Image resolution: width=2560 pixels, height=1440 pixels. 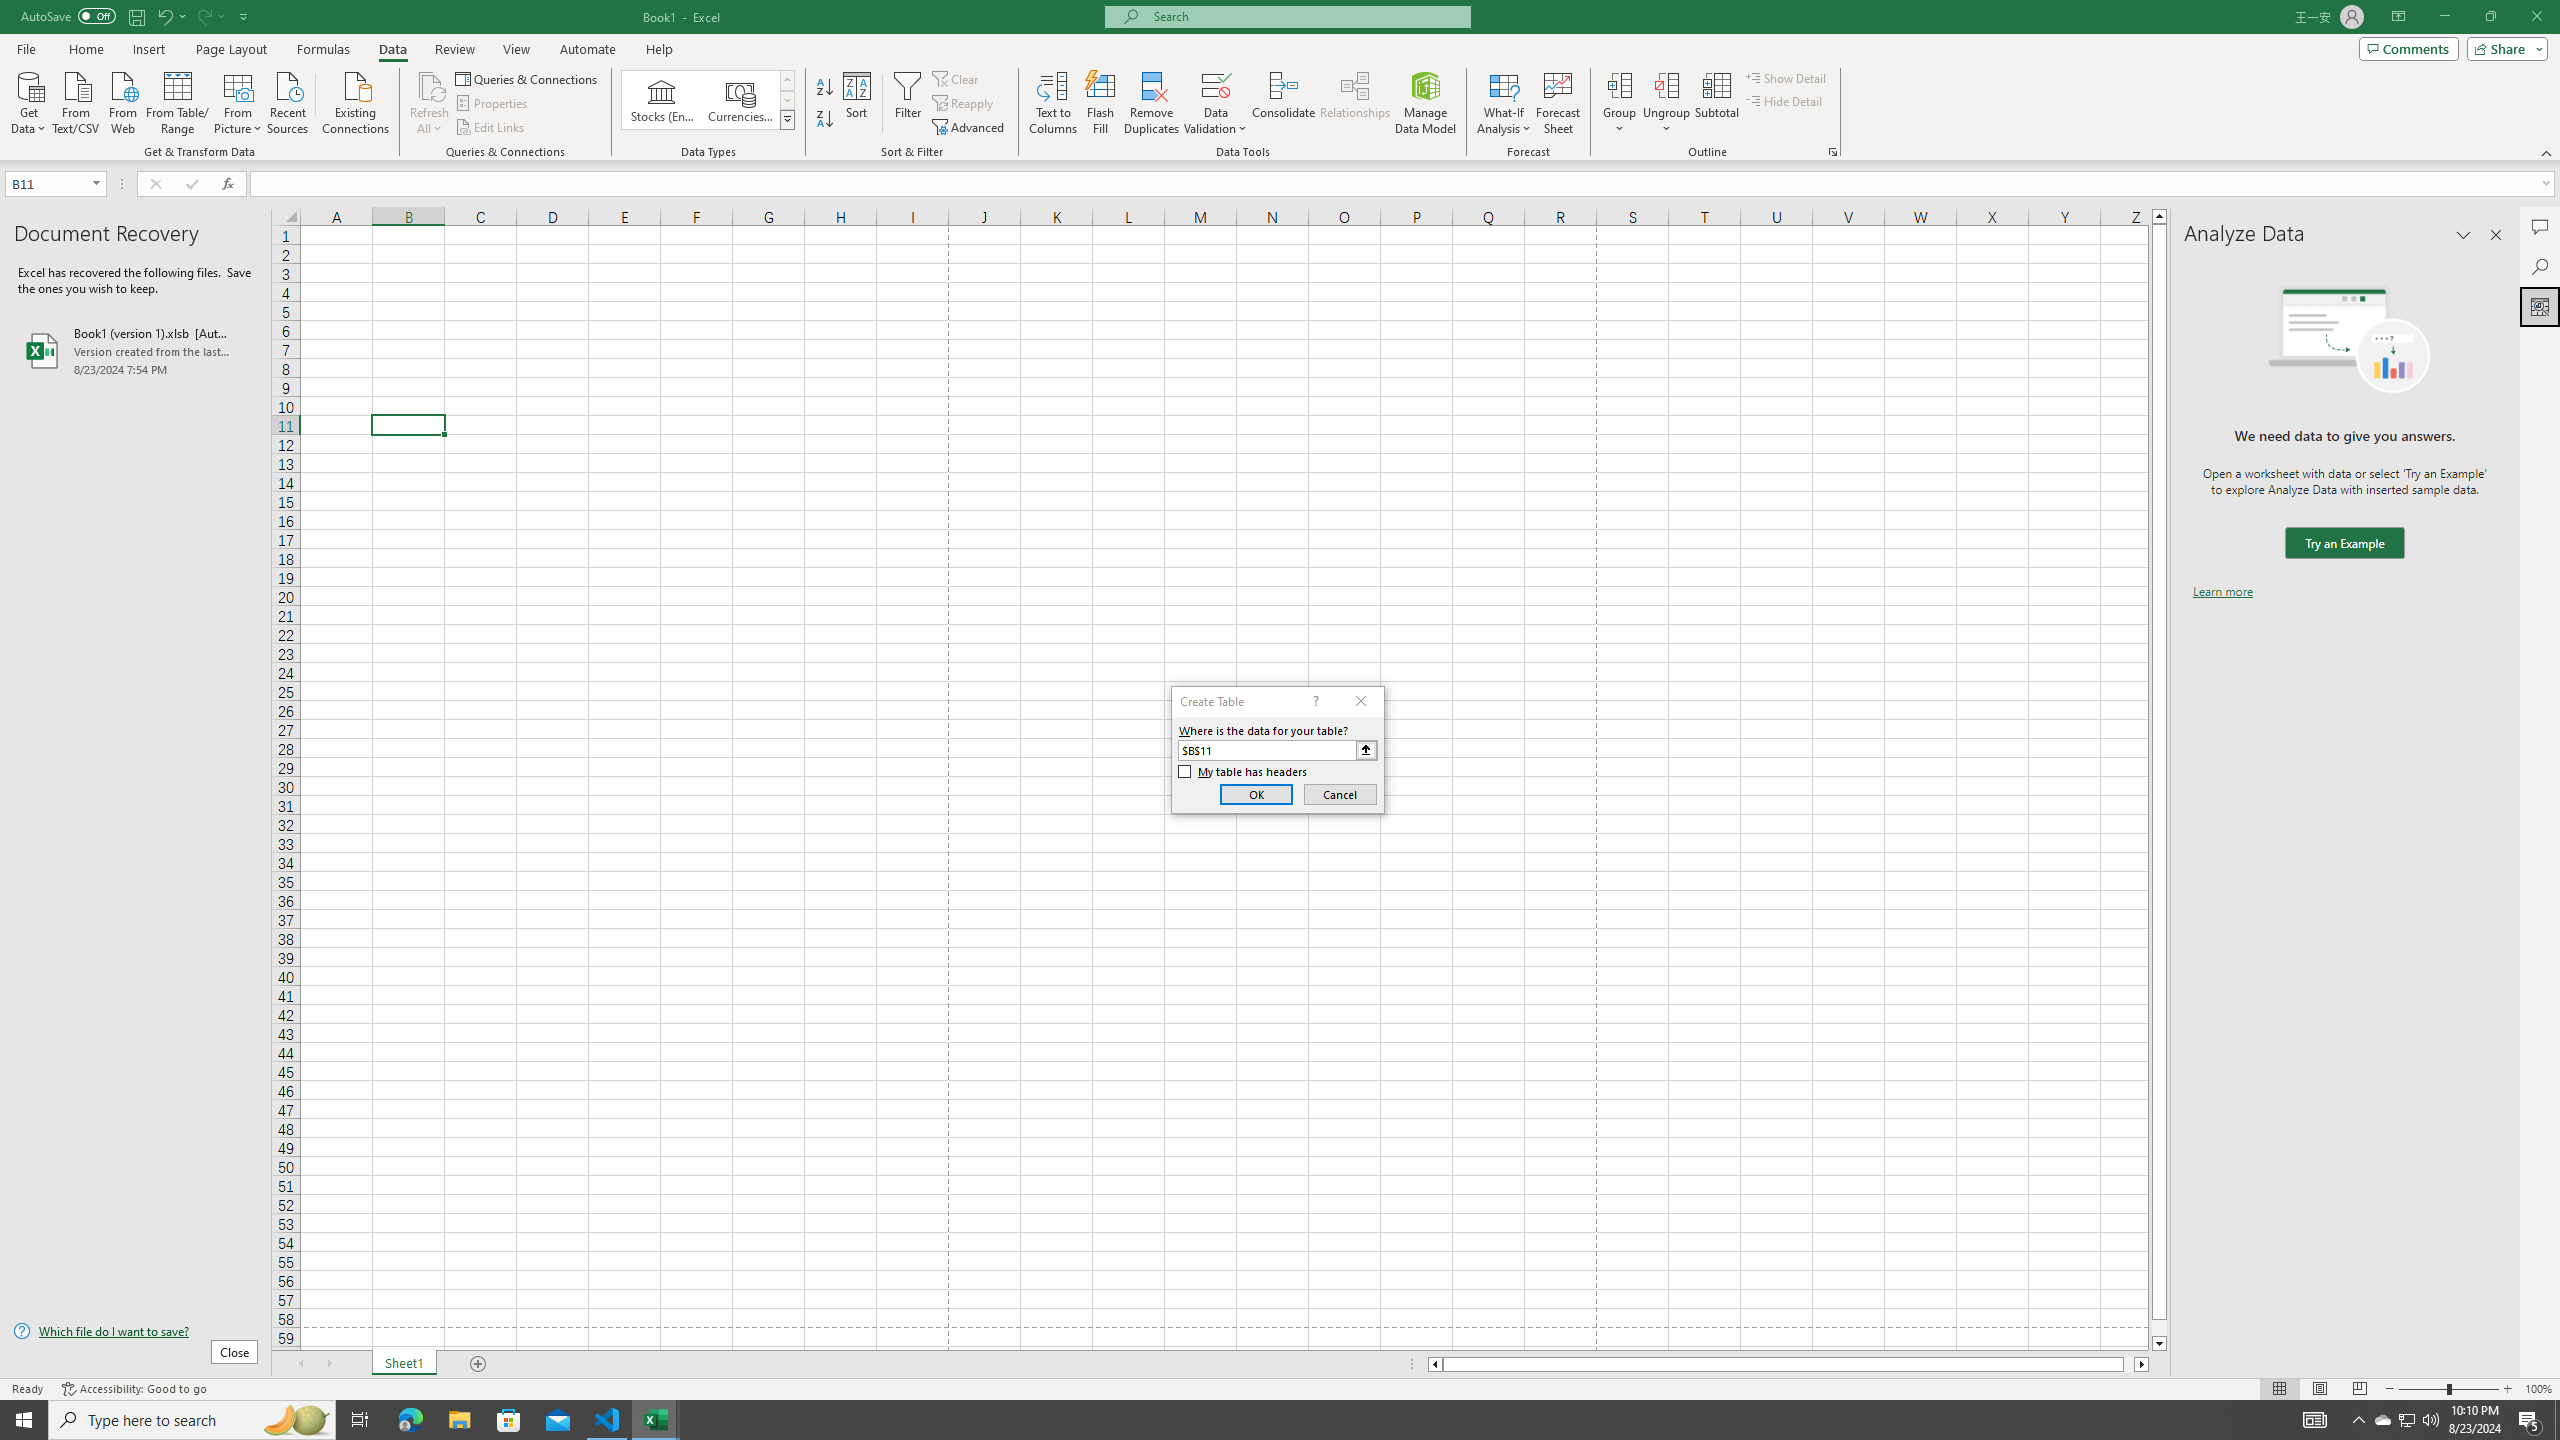 I want to click on 'Which file do I want to save?', so click(x=134, y=1332).